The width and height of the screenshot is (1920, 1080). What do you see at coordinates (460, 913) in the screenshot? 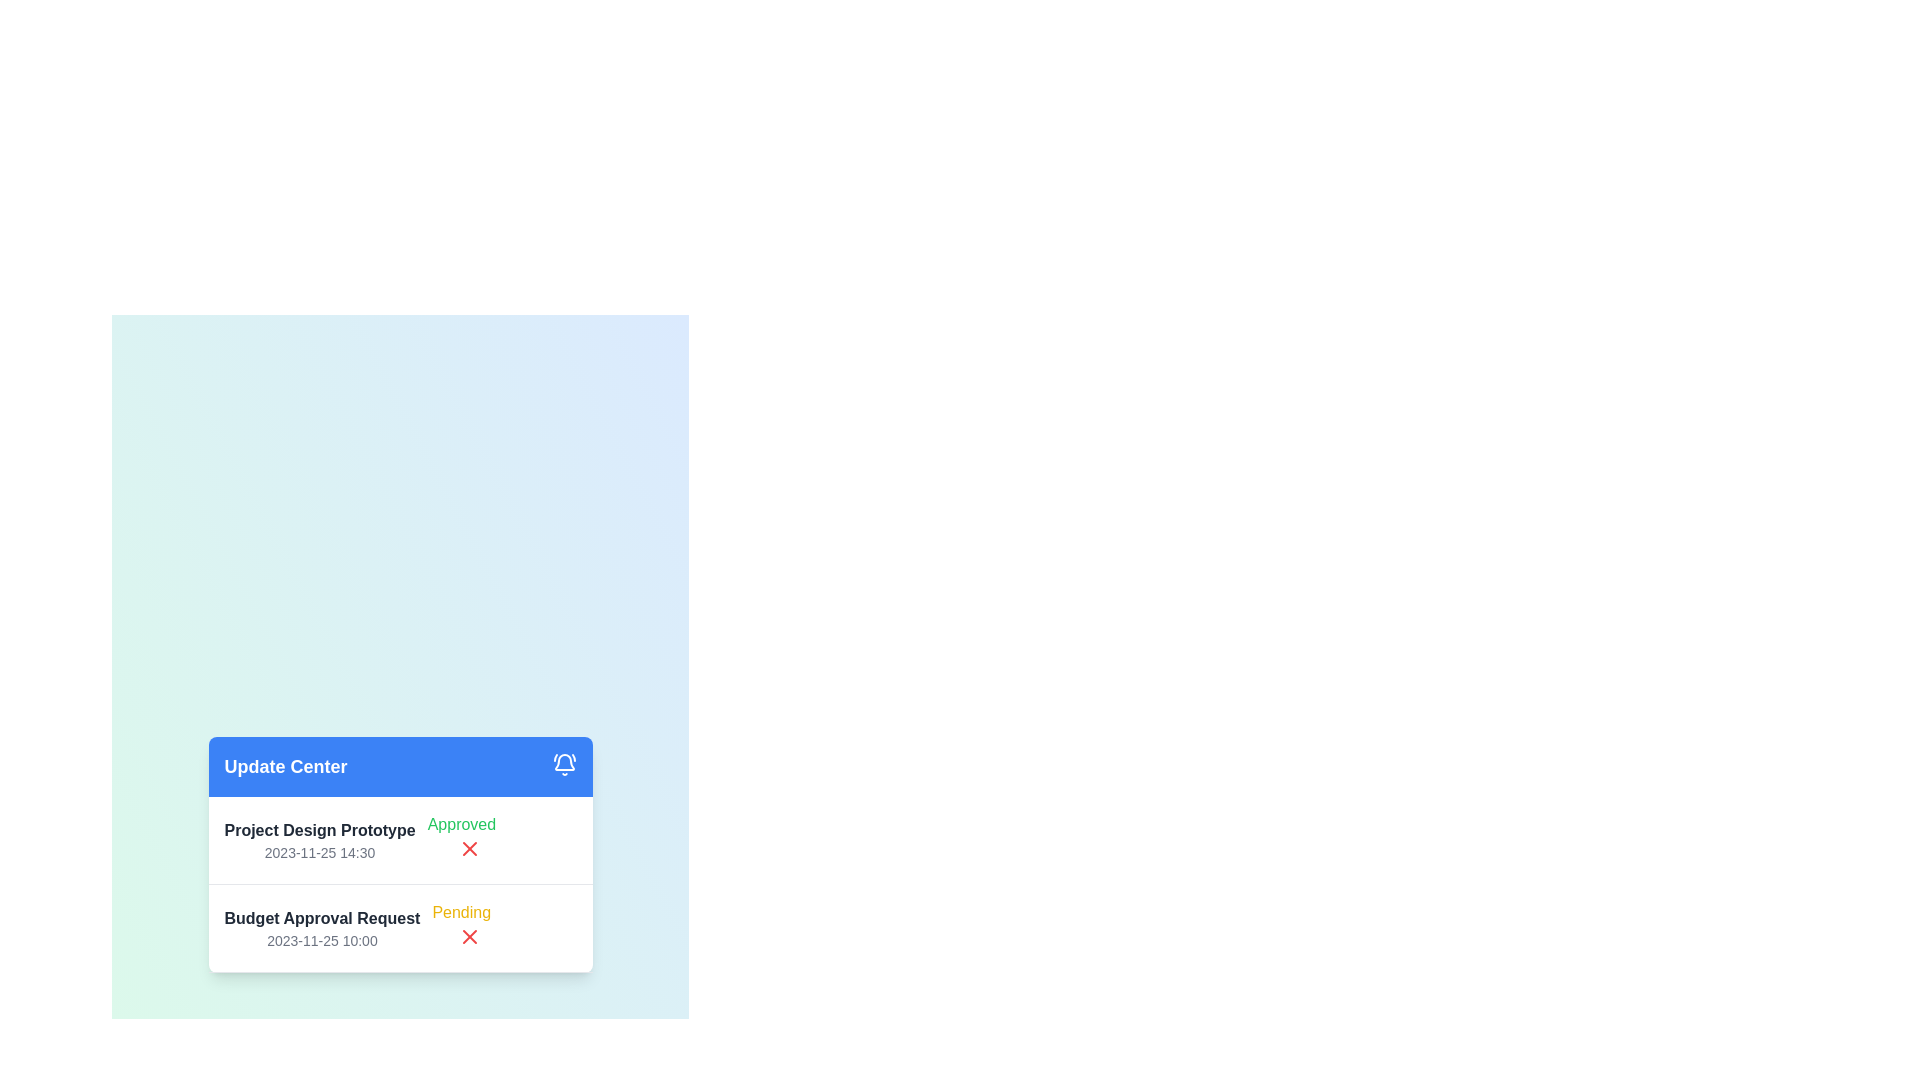
I see `'Pending' status text from the yellow bold label located in the second item of the notification list, right of the title 'Budget Approval Request'` at bounding box center [460, 913].